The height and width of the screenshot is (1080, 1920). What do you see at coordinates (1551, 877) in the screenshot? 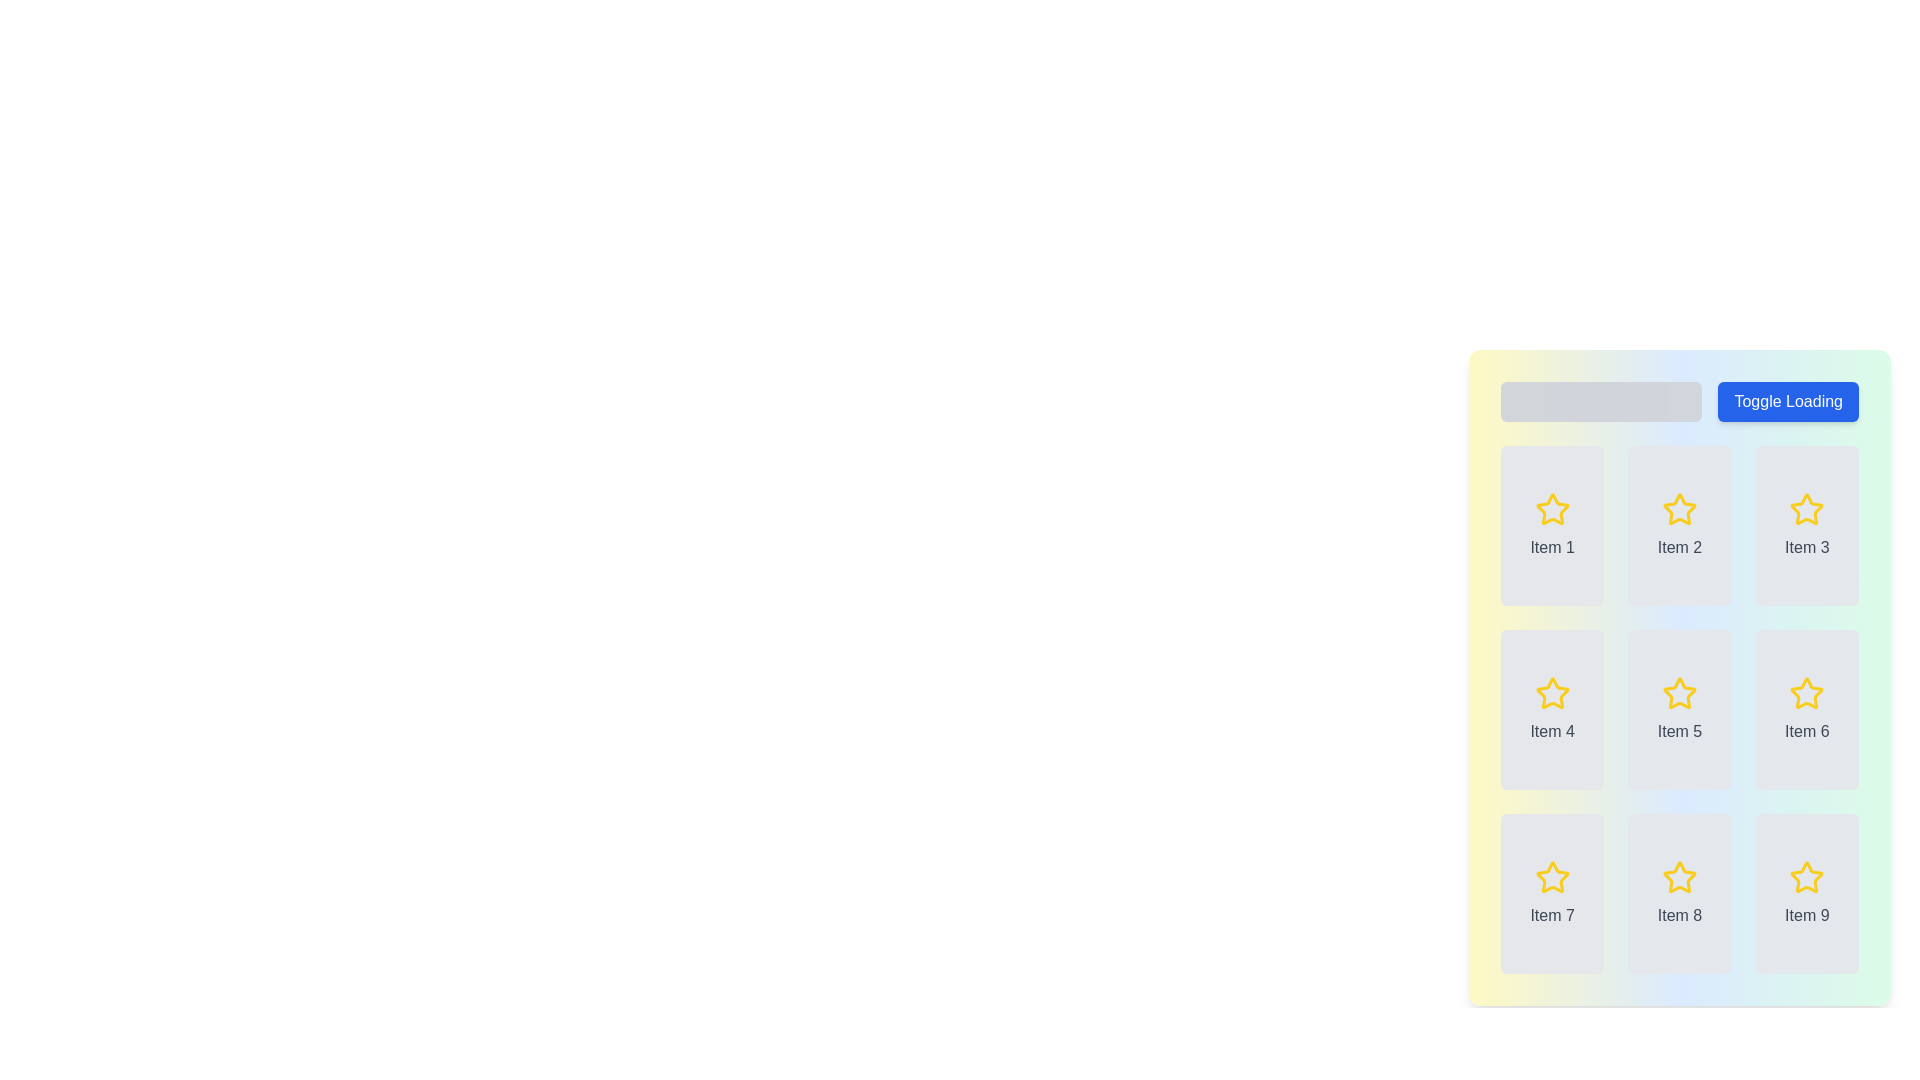
I see `the star-shaped icon with a yellow outline that is associated with the text label 'Item 7'` at bounding box center [1551, 877].